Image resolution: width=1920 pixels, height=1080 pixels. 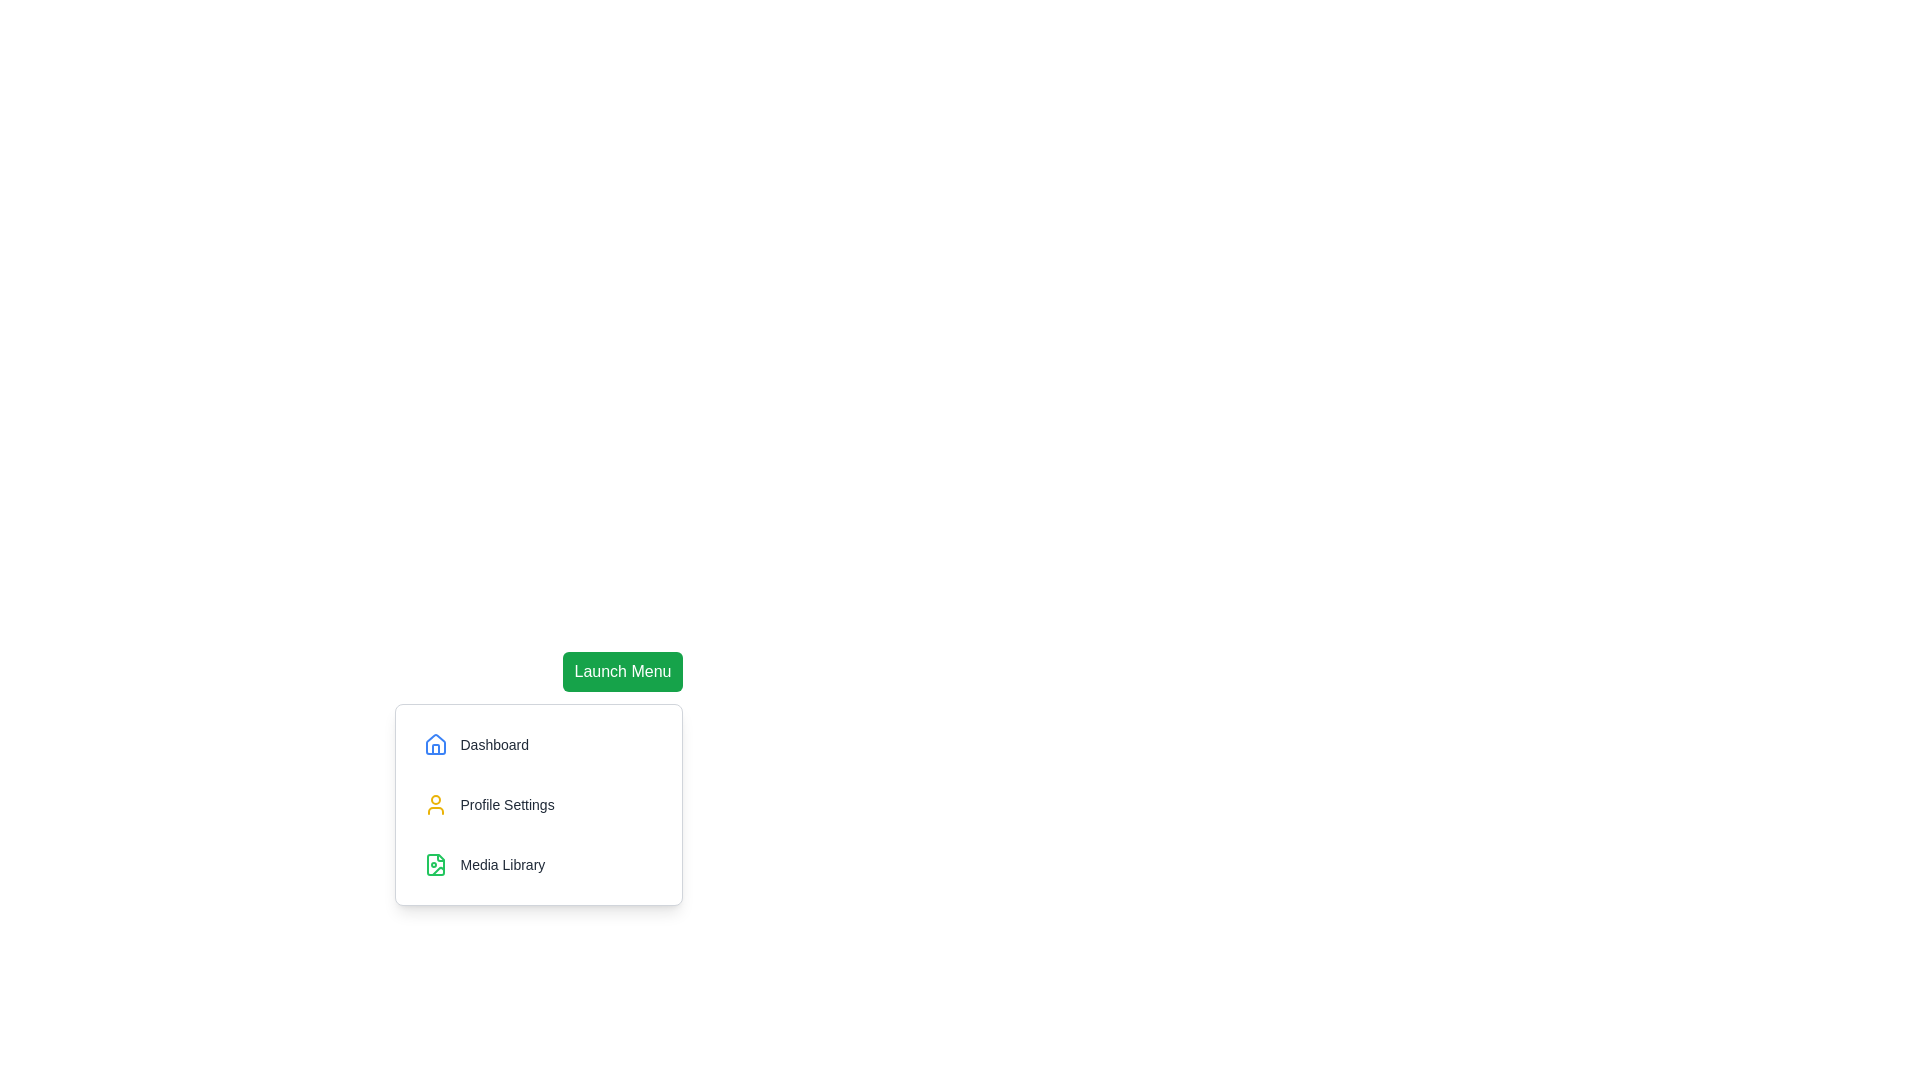 What do you see at coordinates (494, 744) in the screenshot?
I see `the 'Dashboard' label located to the right of the blue house icon in the vertical menu` at bounding box center [494, 744].